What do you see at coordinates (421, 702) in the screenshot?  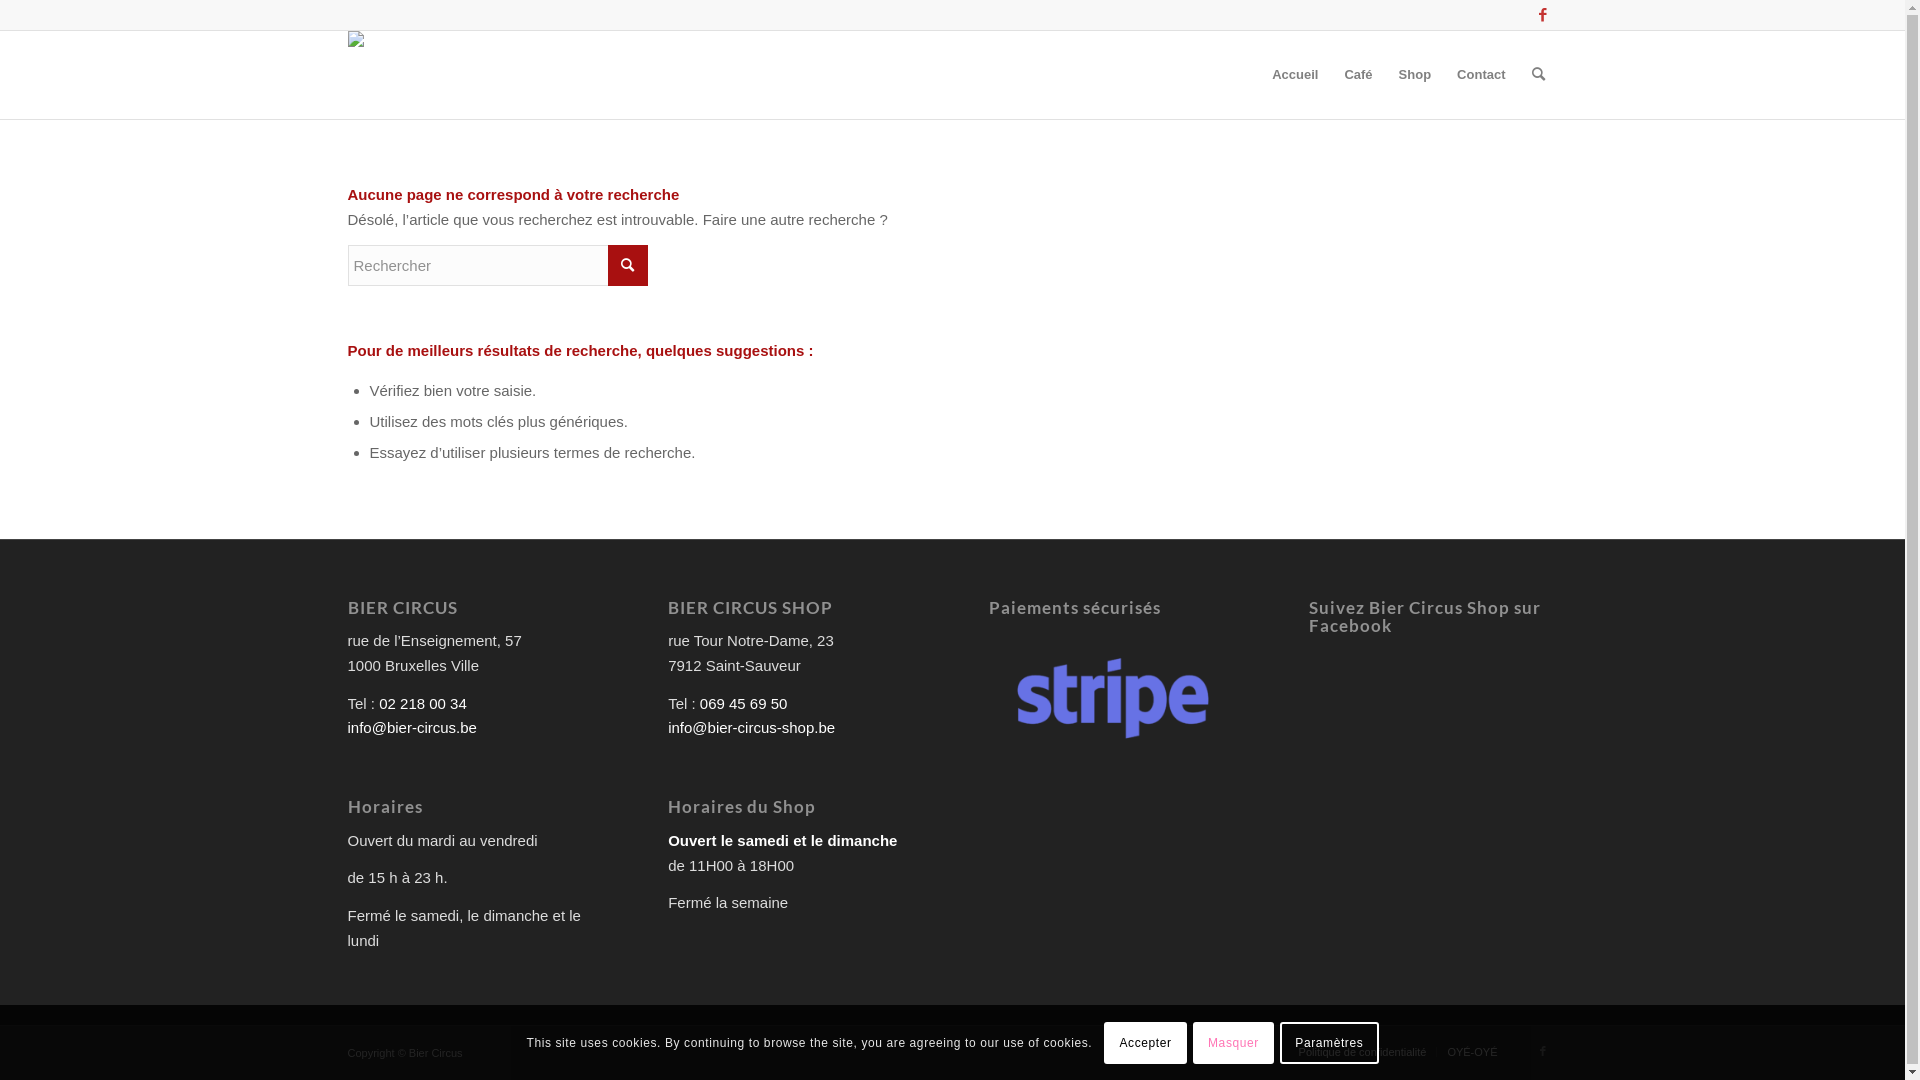 I see `'02 218 00 34'` at bounding box center [421, 702].